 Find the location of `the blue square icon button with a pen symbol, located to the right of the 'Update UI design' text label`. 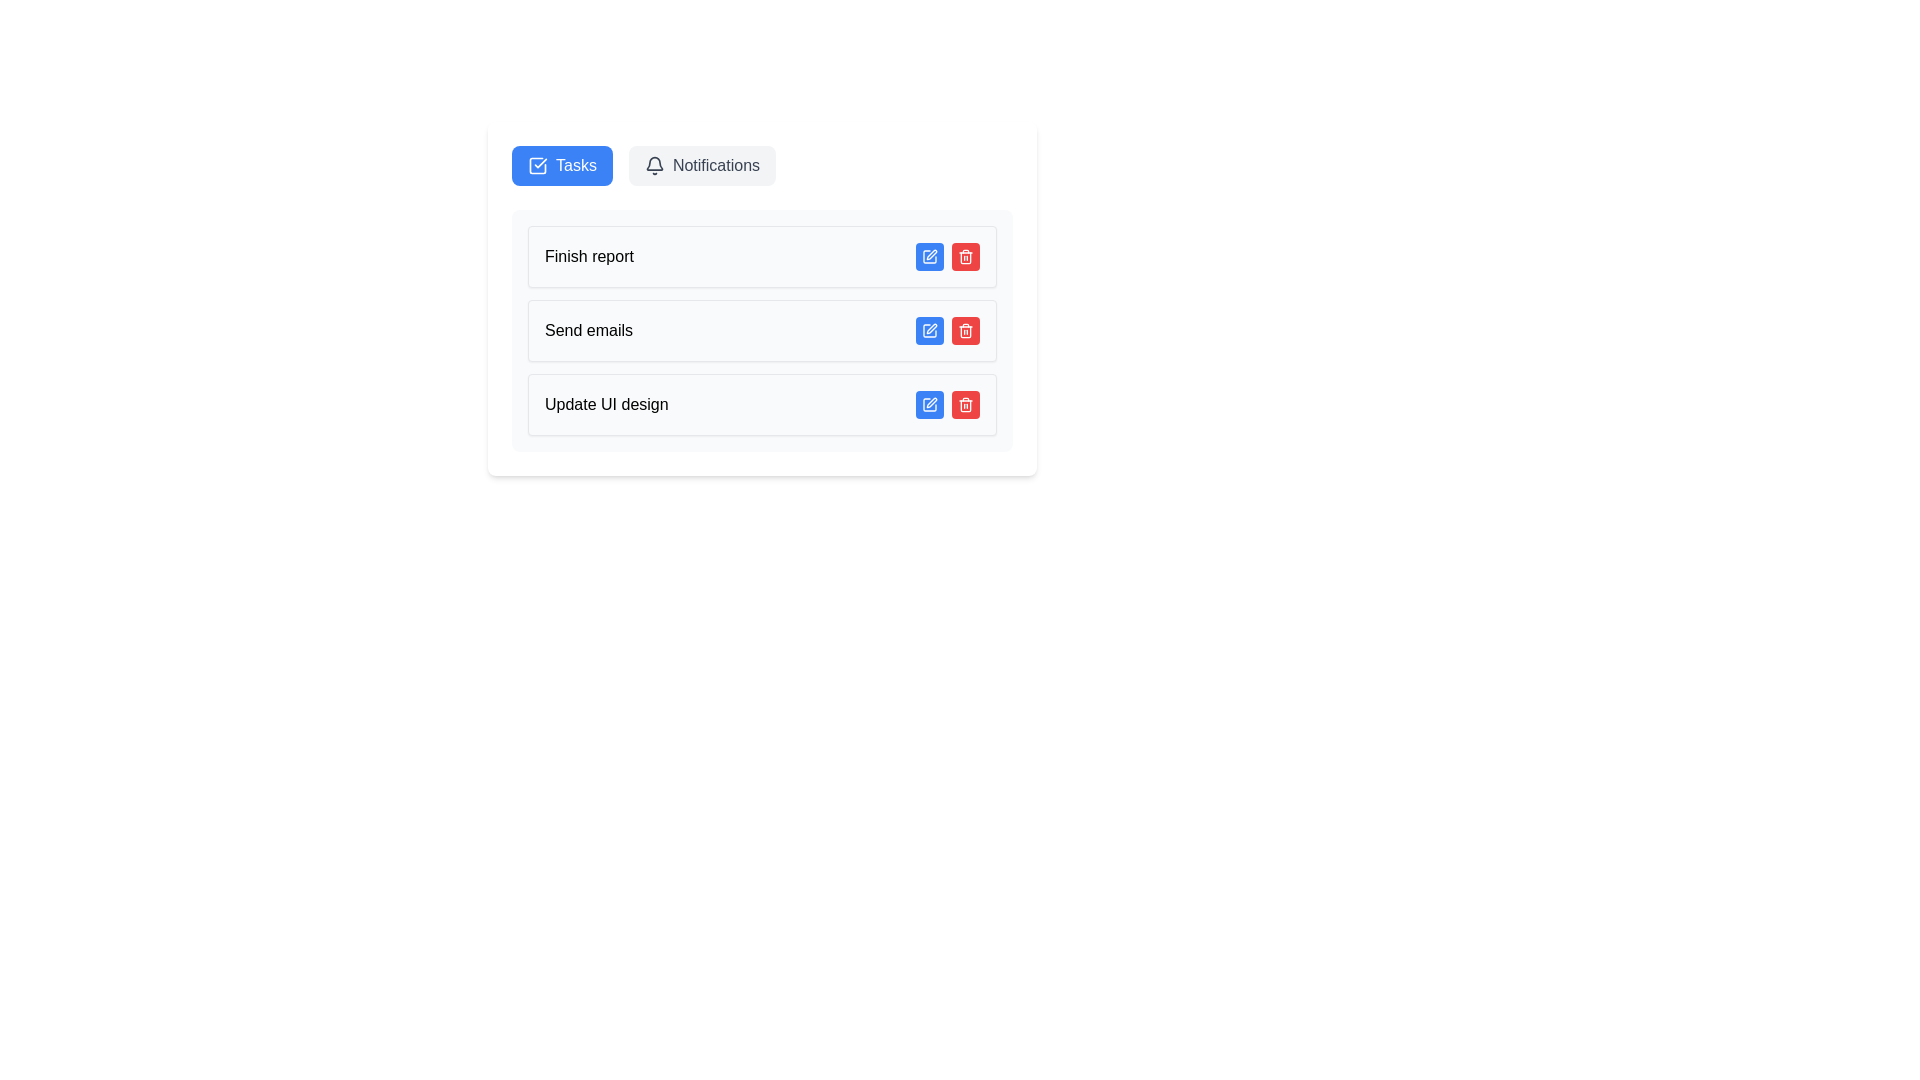

the blue square icon button with a pen symbol, located to the right of the 'Update UI design' text label is located at coordinates (929, 405).